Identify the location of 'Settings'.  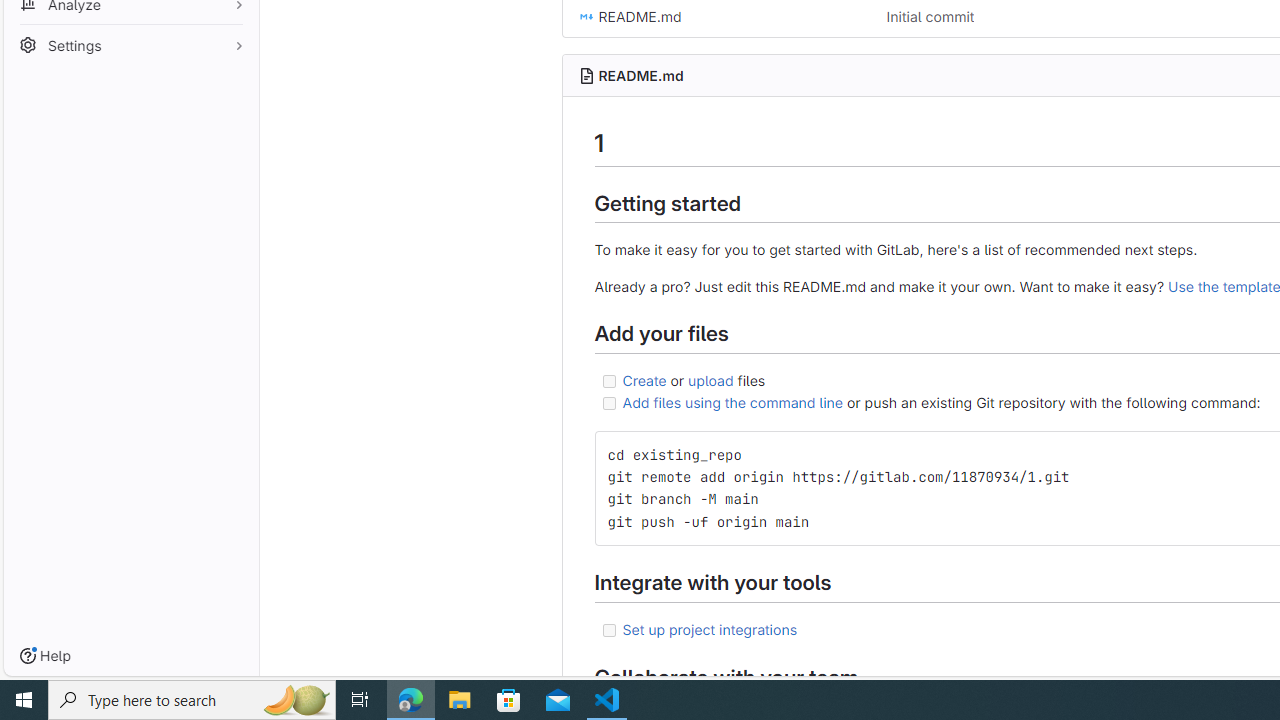
(130, 45).